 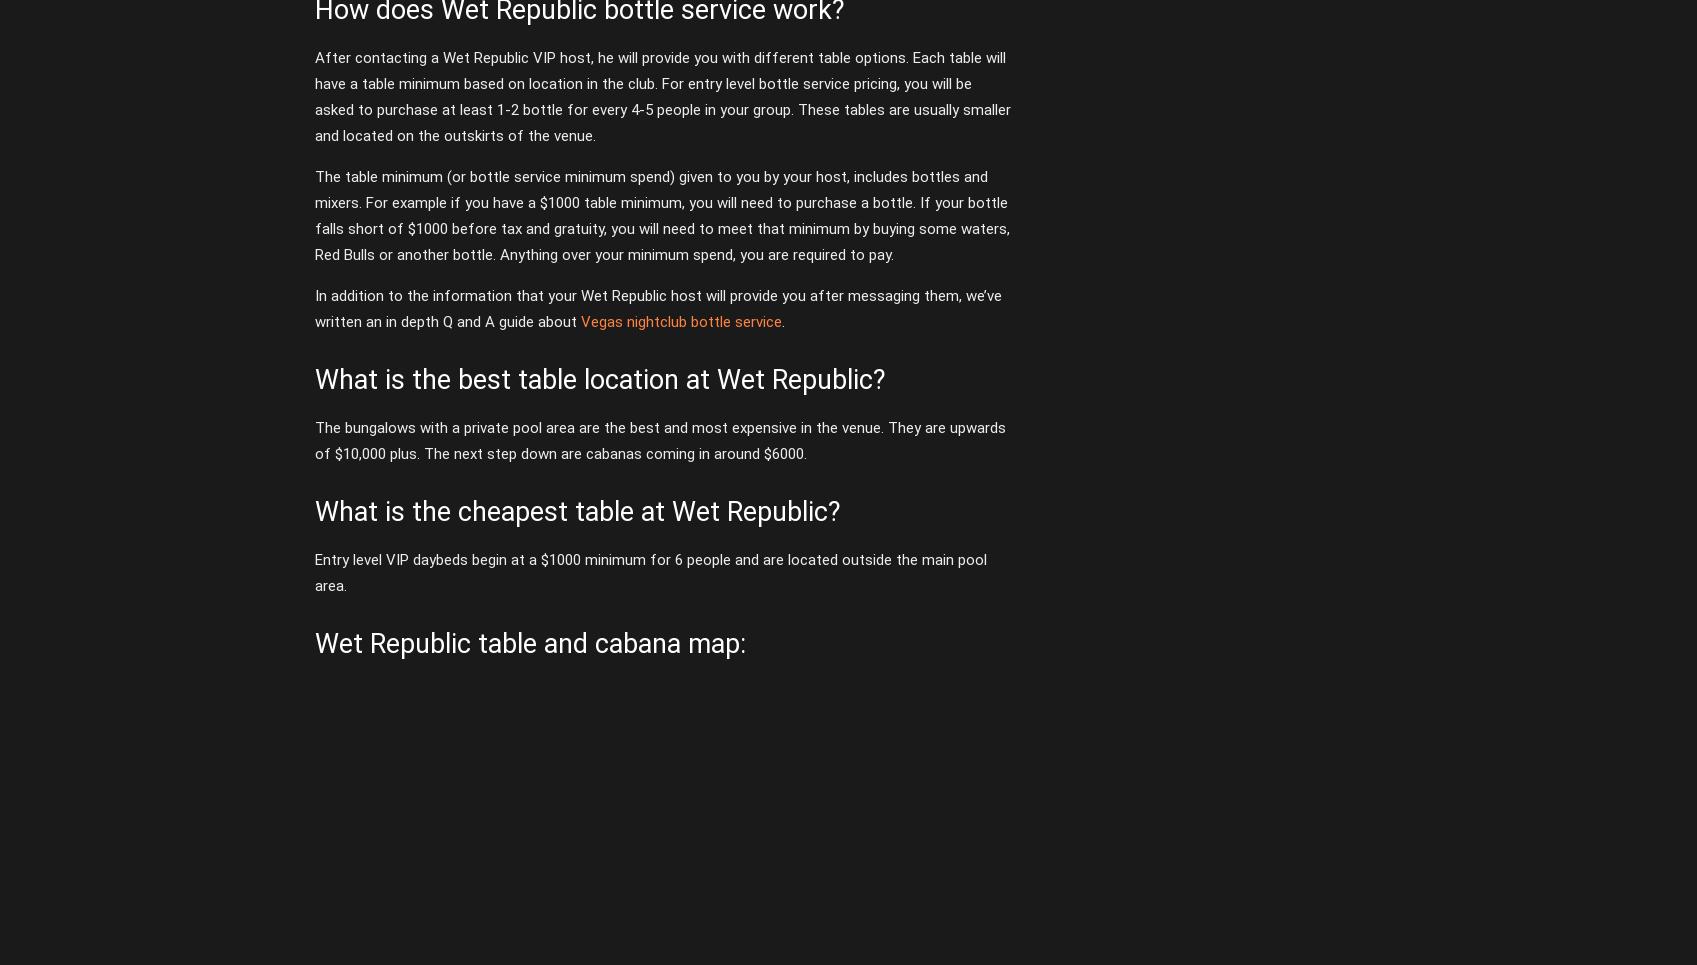 What do you see at coordinates (782, 319) in the screenshot?
I see `'.'` at bounding box center [782, 319].